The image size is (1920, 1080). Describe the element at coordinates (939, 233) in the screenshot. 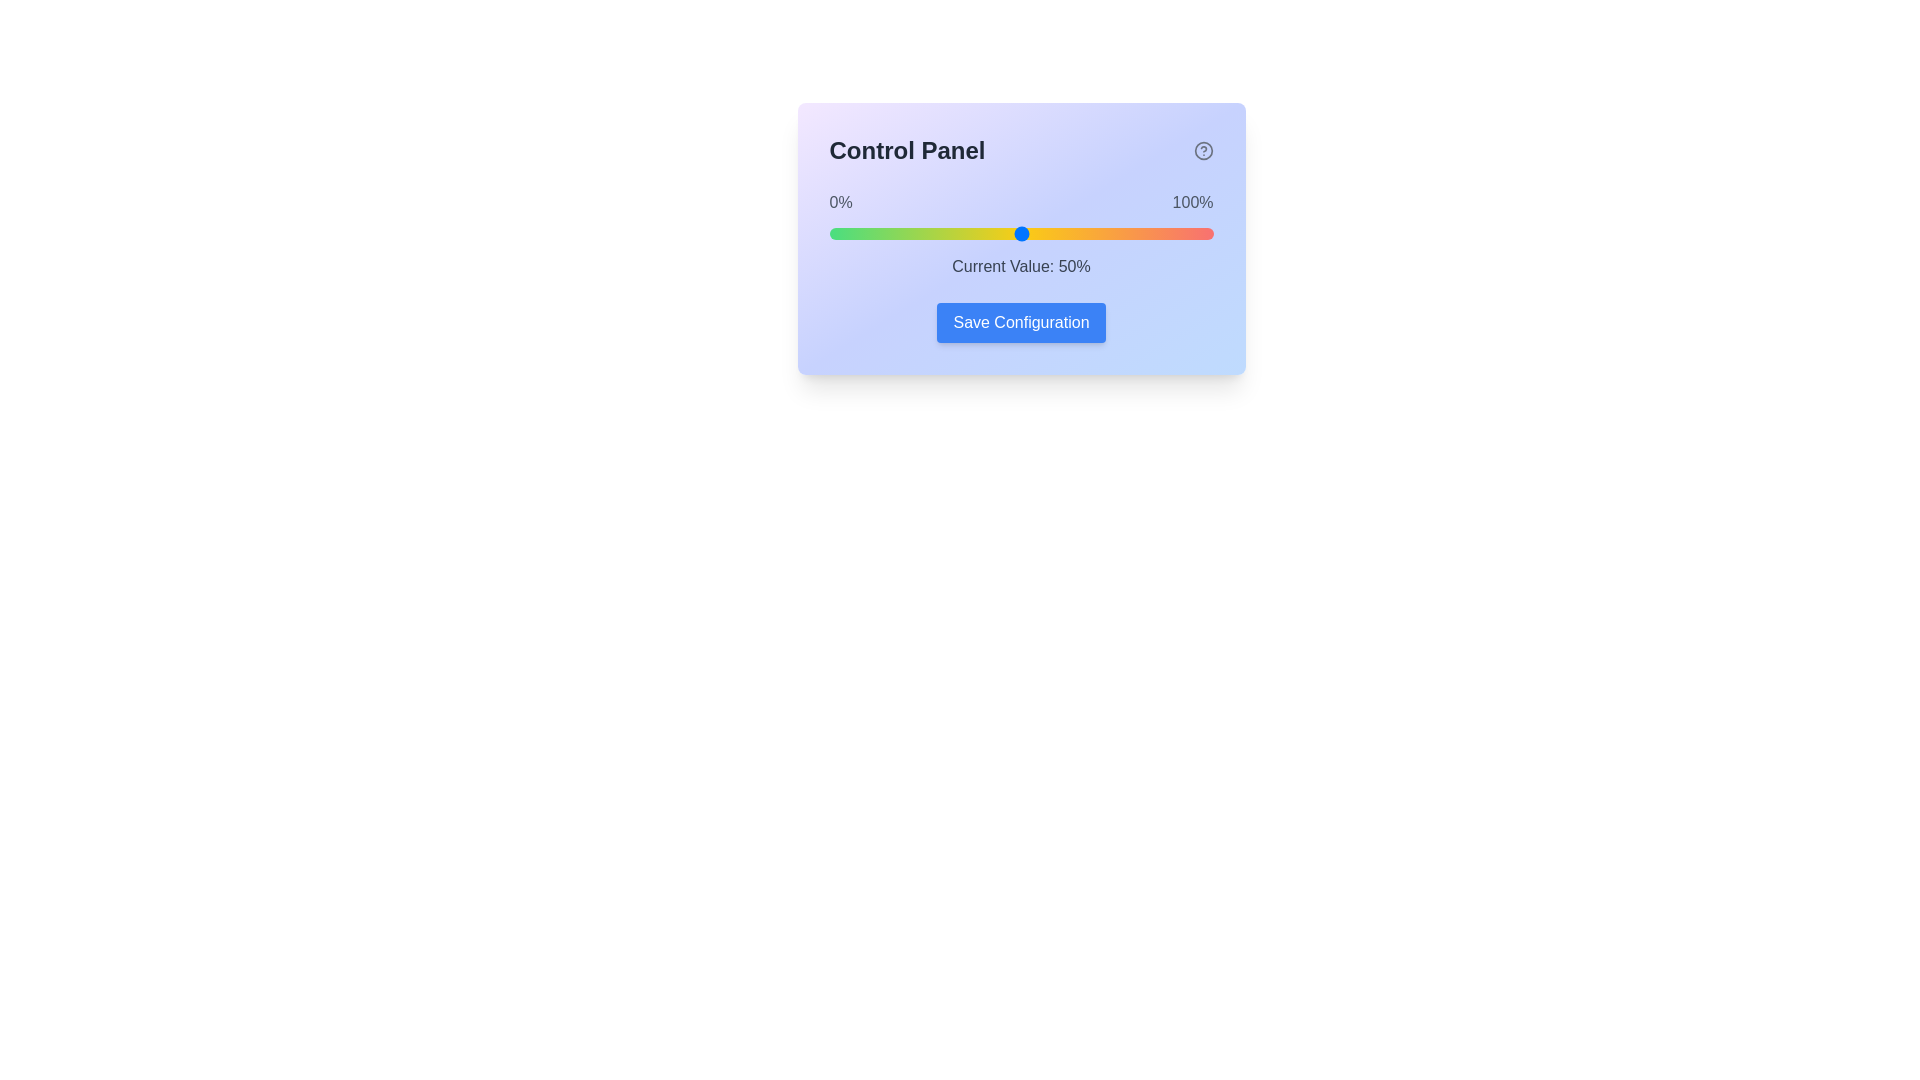

I see `the slider to set the value to 29%` at that location.